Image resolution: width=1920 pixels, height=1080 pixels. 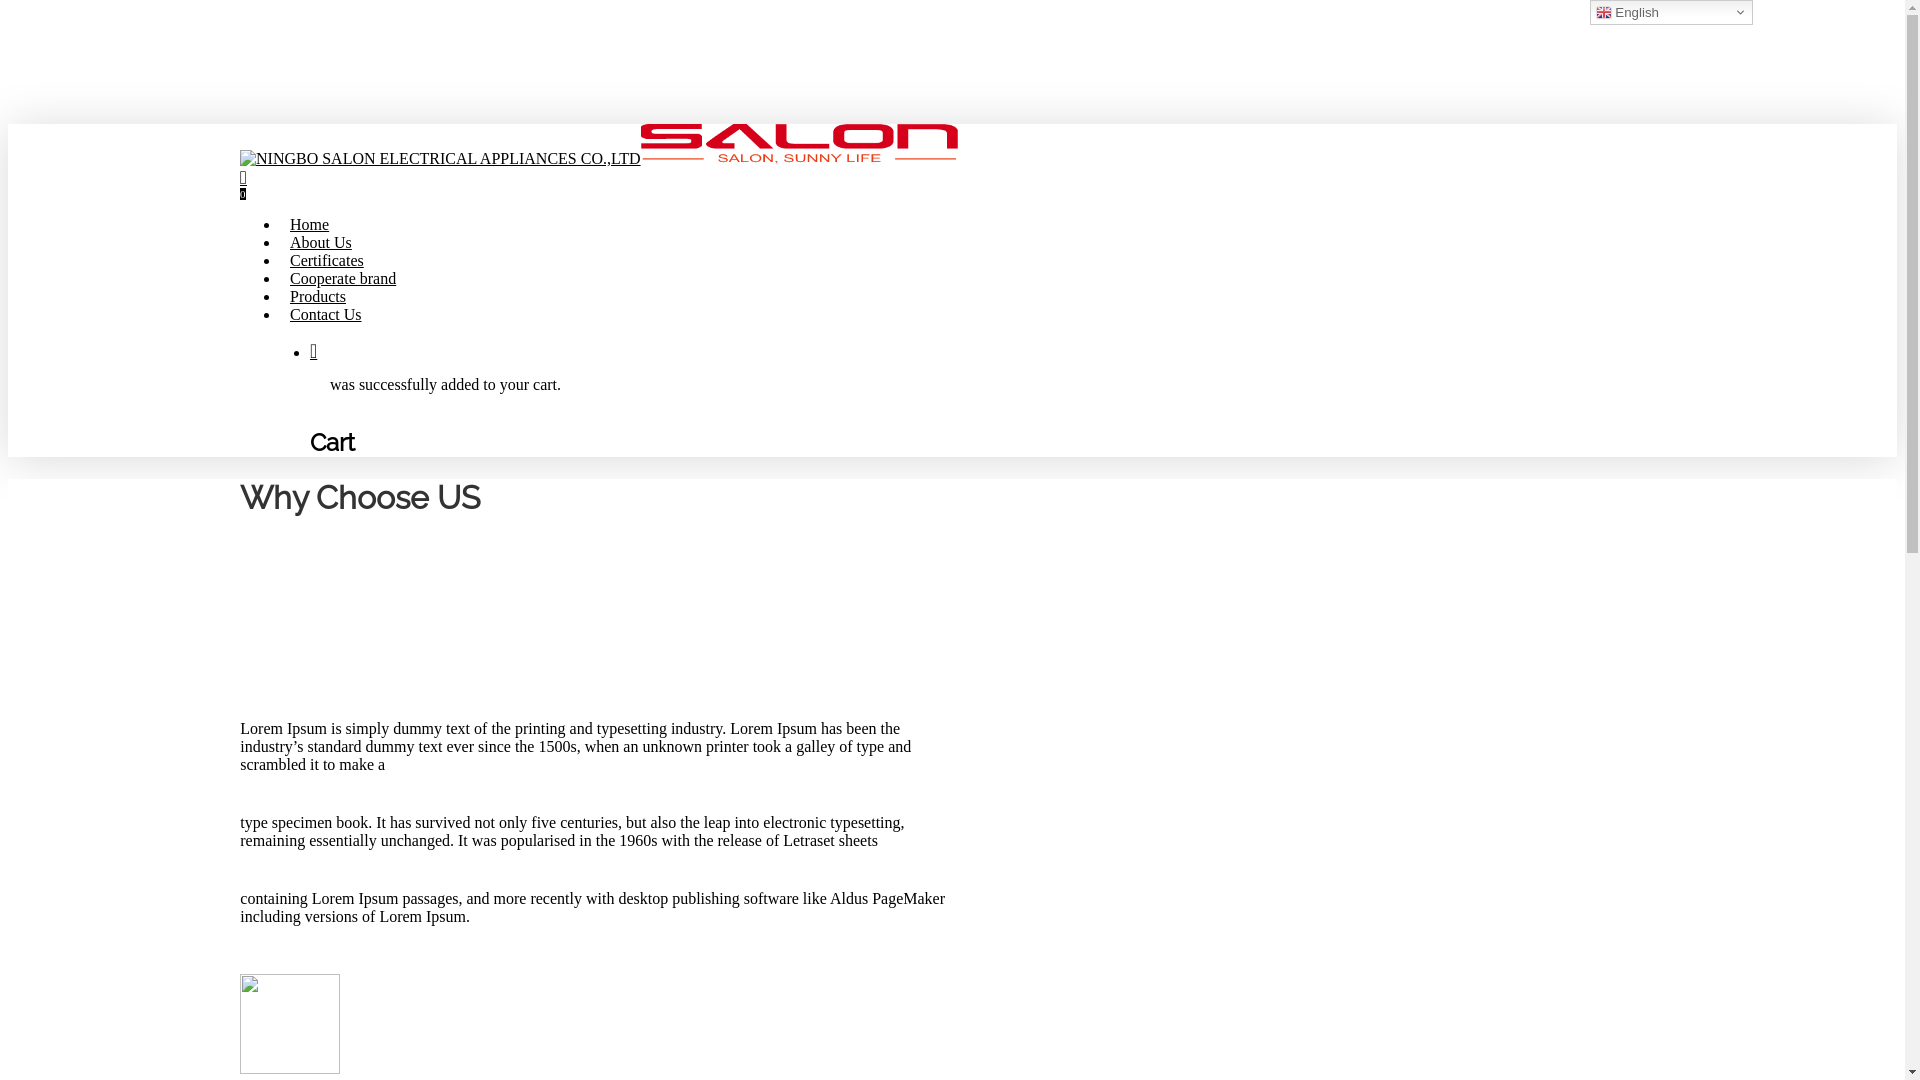 What do you see at coordinates (316, 296) in the screenshot?
I see `'Products'` at bounding box center [316, 296].